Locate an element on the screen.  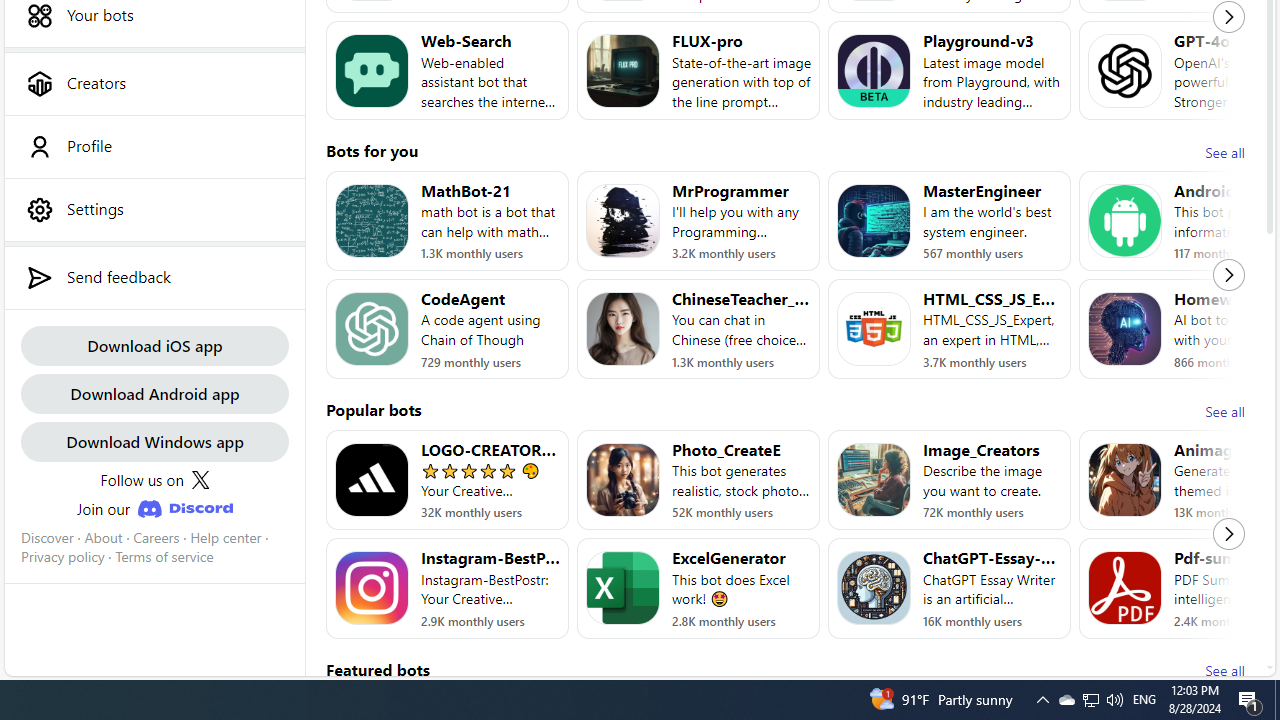
'Bot image for Instagram-BestPost' is located at coordinates (371, 587).